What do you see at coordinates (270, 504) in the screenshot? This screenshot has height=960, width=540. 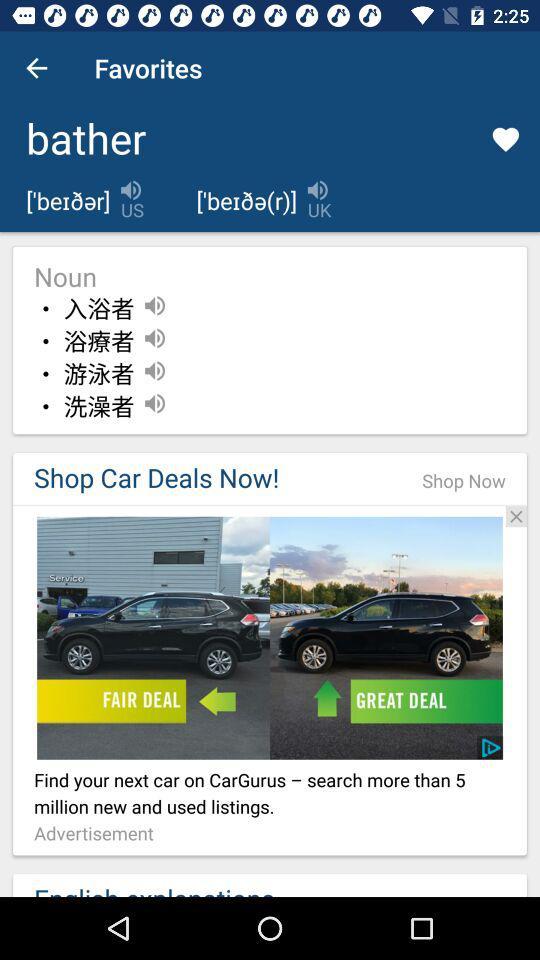 I see `click advertisement` at bounding box center [270, 504].